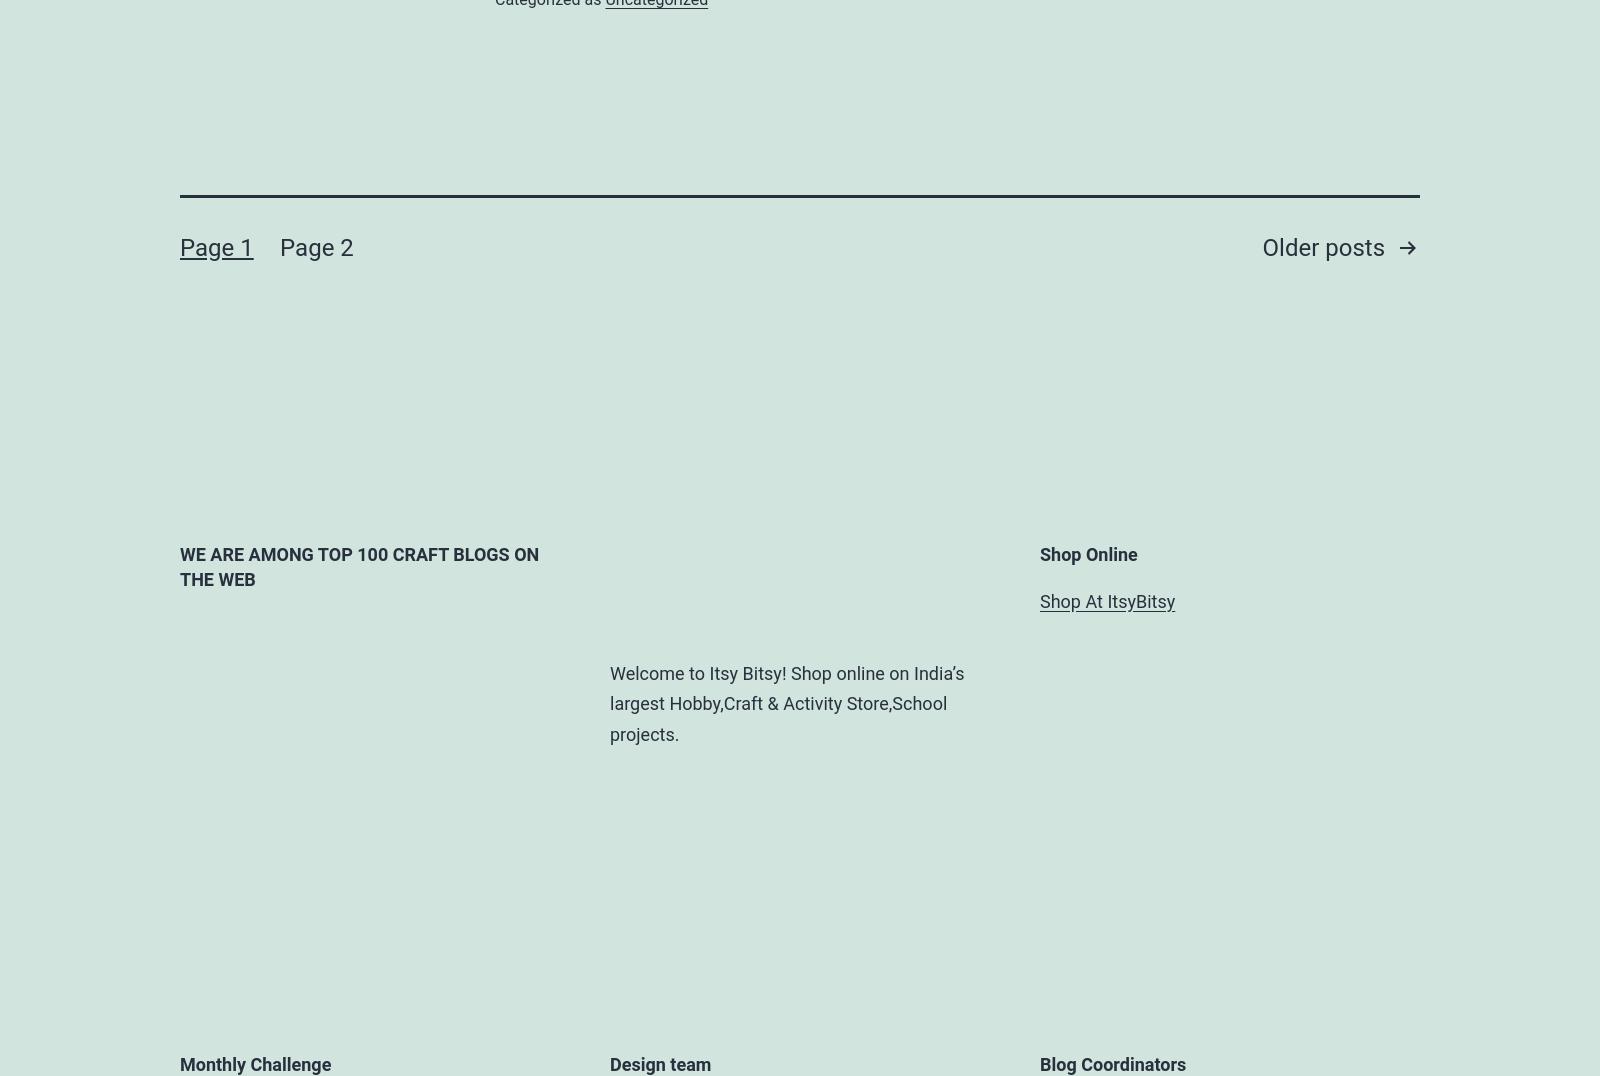  What do you see at coordinates (255, 1063) in the screenshot?
I see `'Monthly Challenge'` at bounding box center [255, 1063].